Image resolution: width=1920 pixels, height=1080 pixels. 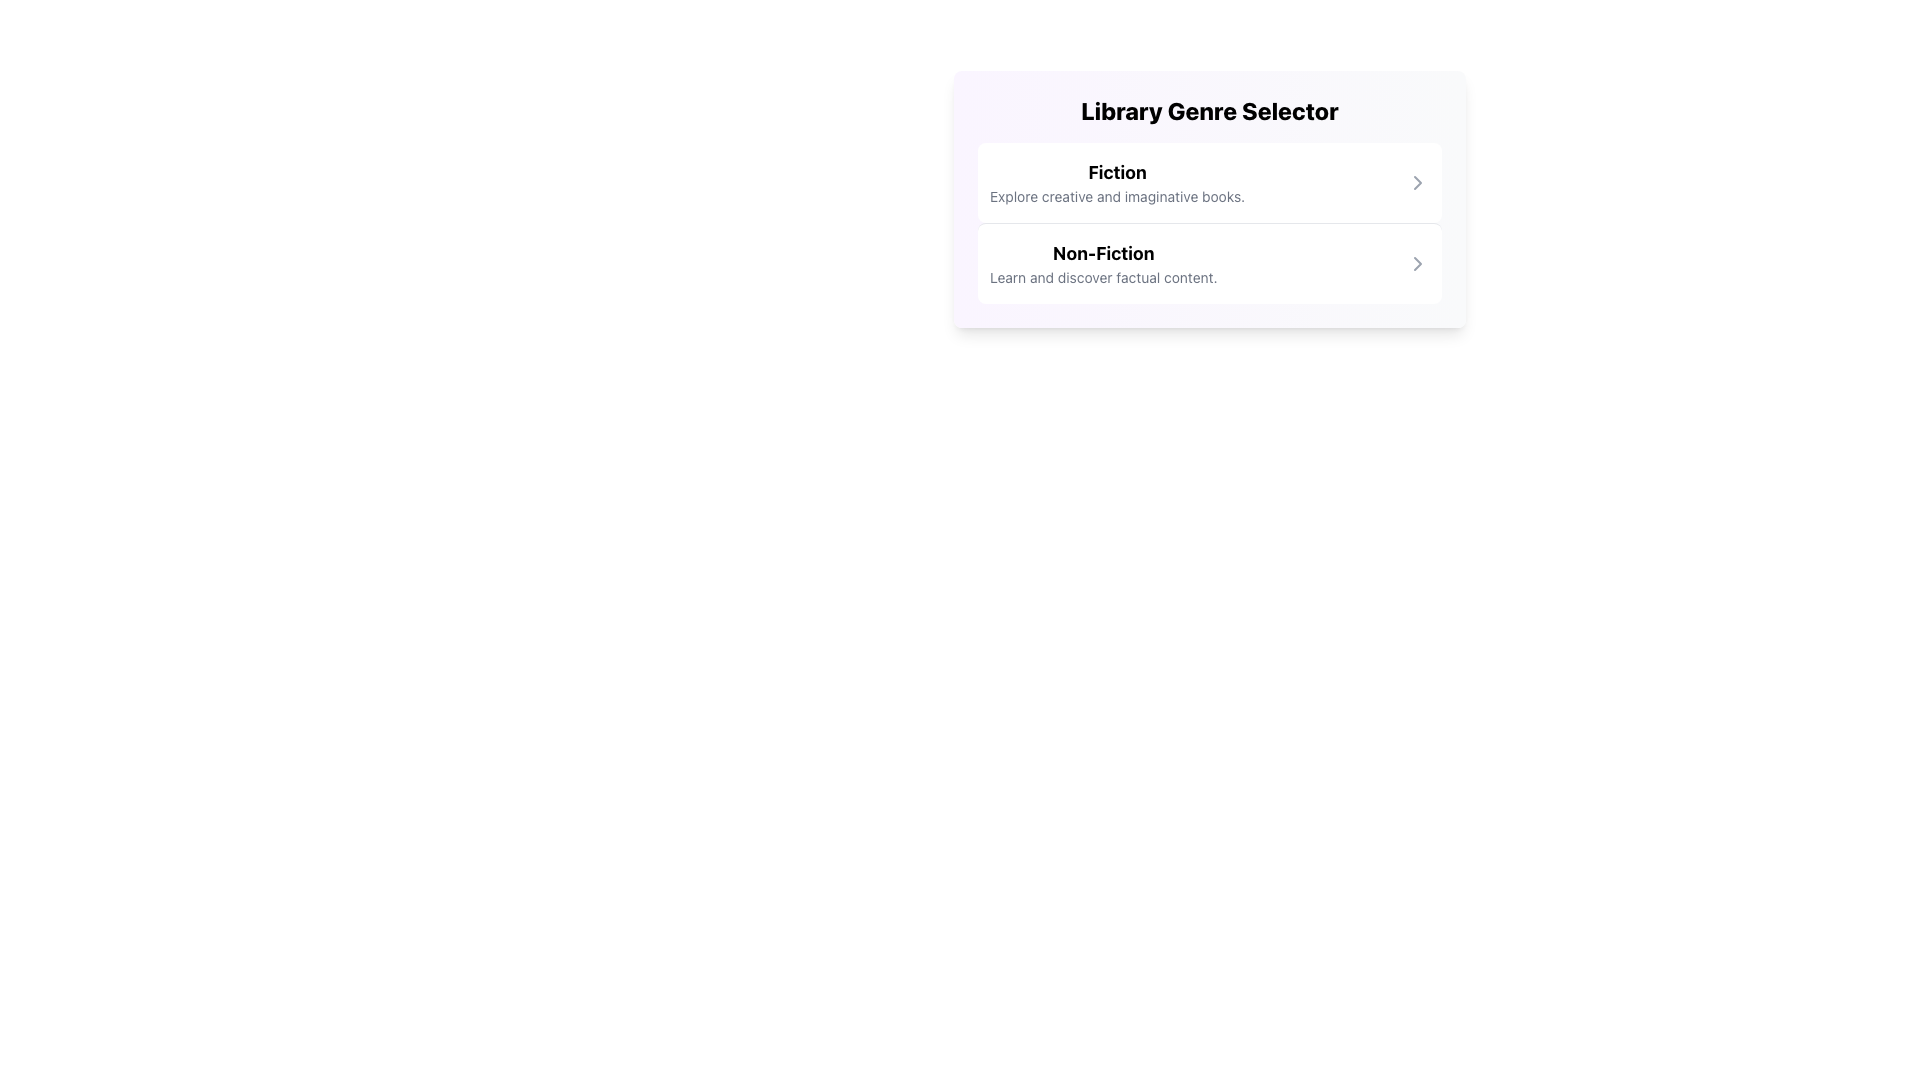 What do you see at coordinates (1102, 262) in the screenshot?
I see `the 'Non-Fiction' text block, which contains two lines of text: 'Non-Fiction' in bold and larger font, and 'Learn and discover factual content.' in smaller gray font, positioned under the 'Library Genre Selector'` at bounding box center [1102, 262].